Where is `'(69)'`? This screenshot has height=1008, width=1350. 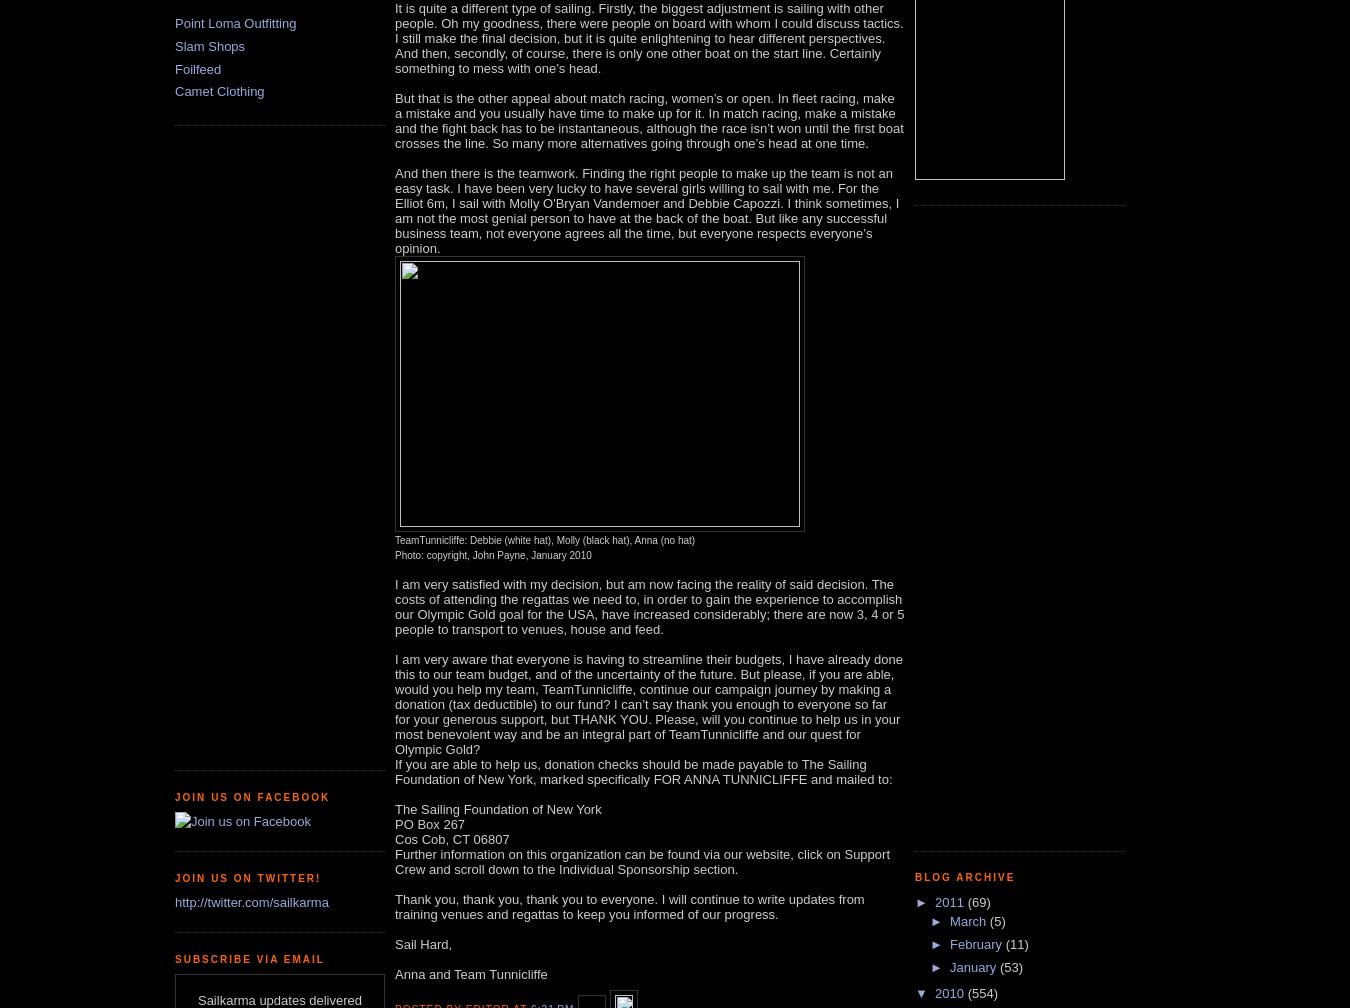 '(69)' is located at coordinates (977, 901).